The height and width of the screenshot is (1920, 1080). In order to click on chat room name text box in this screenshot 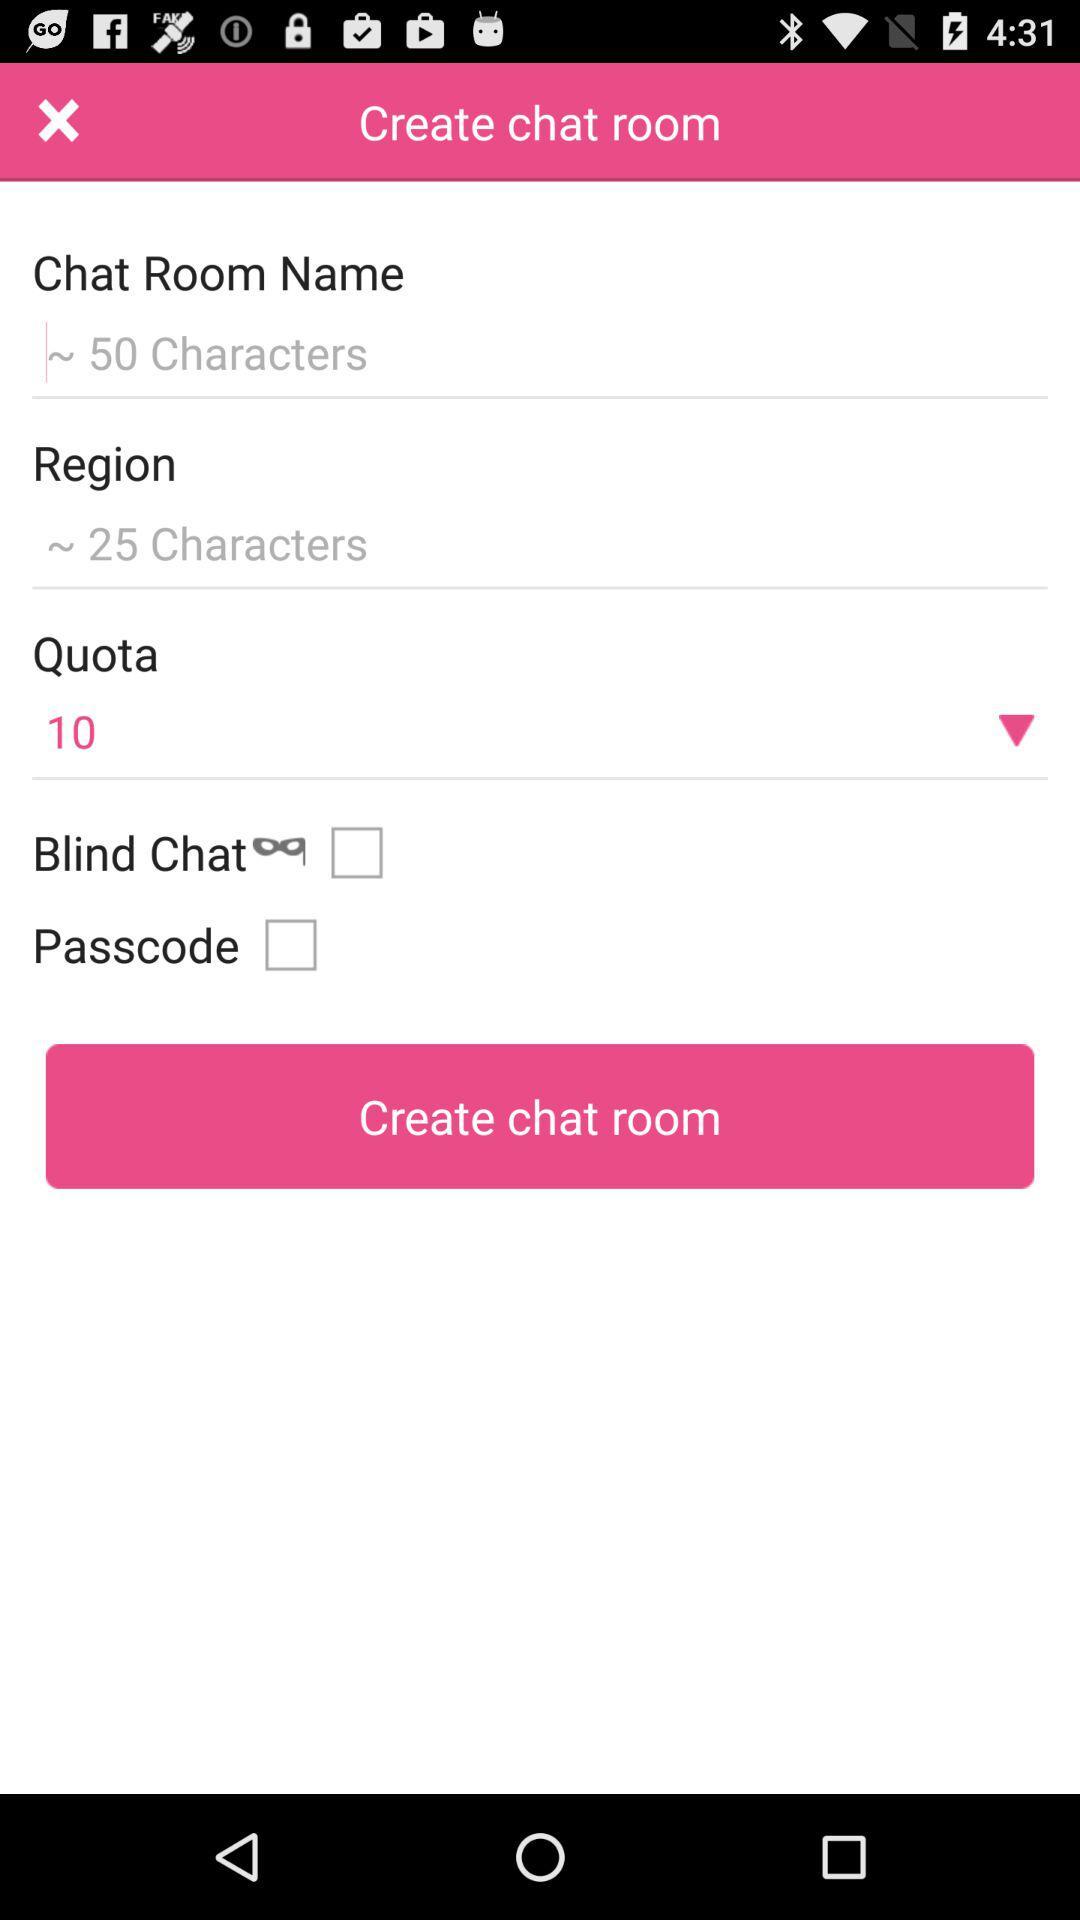, I will do `click(540, 349)`.